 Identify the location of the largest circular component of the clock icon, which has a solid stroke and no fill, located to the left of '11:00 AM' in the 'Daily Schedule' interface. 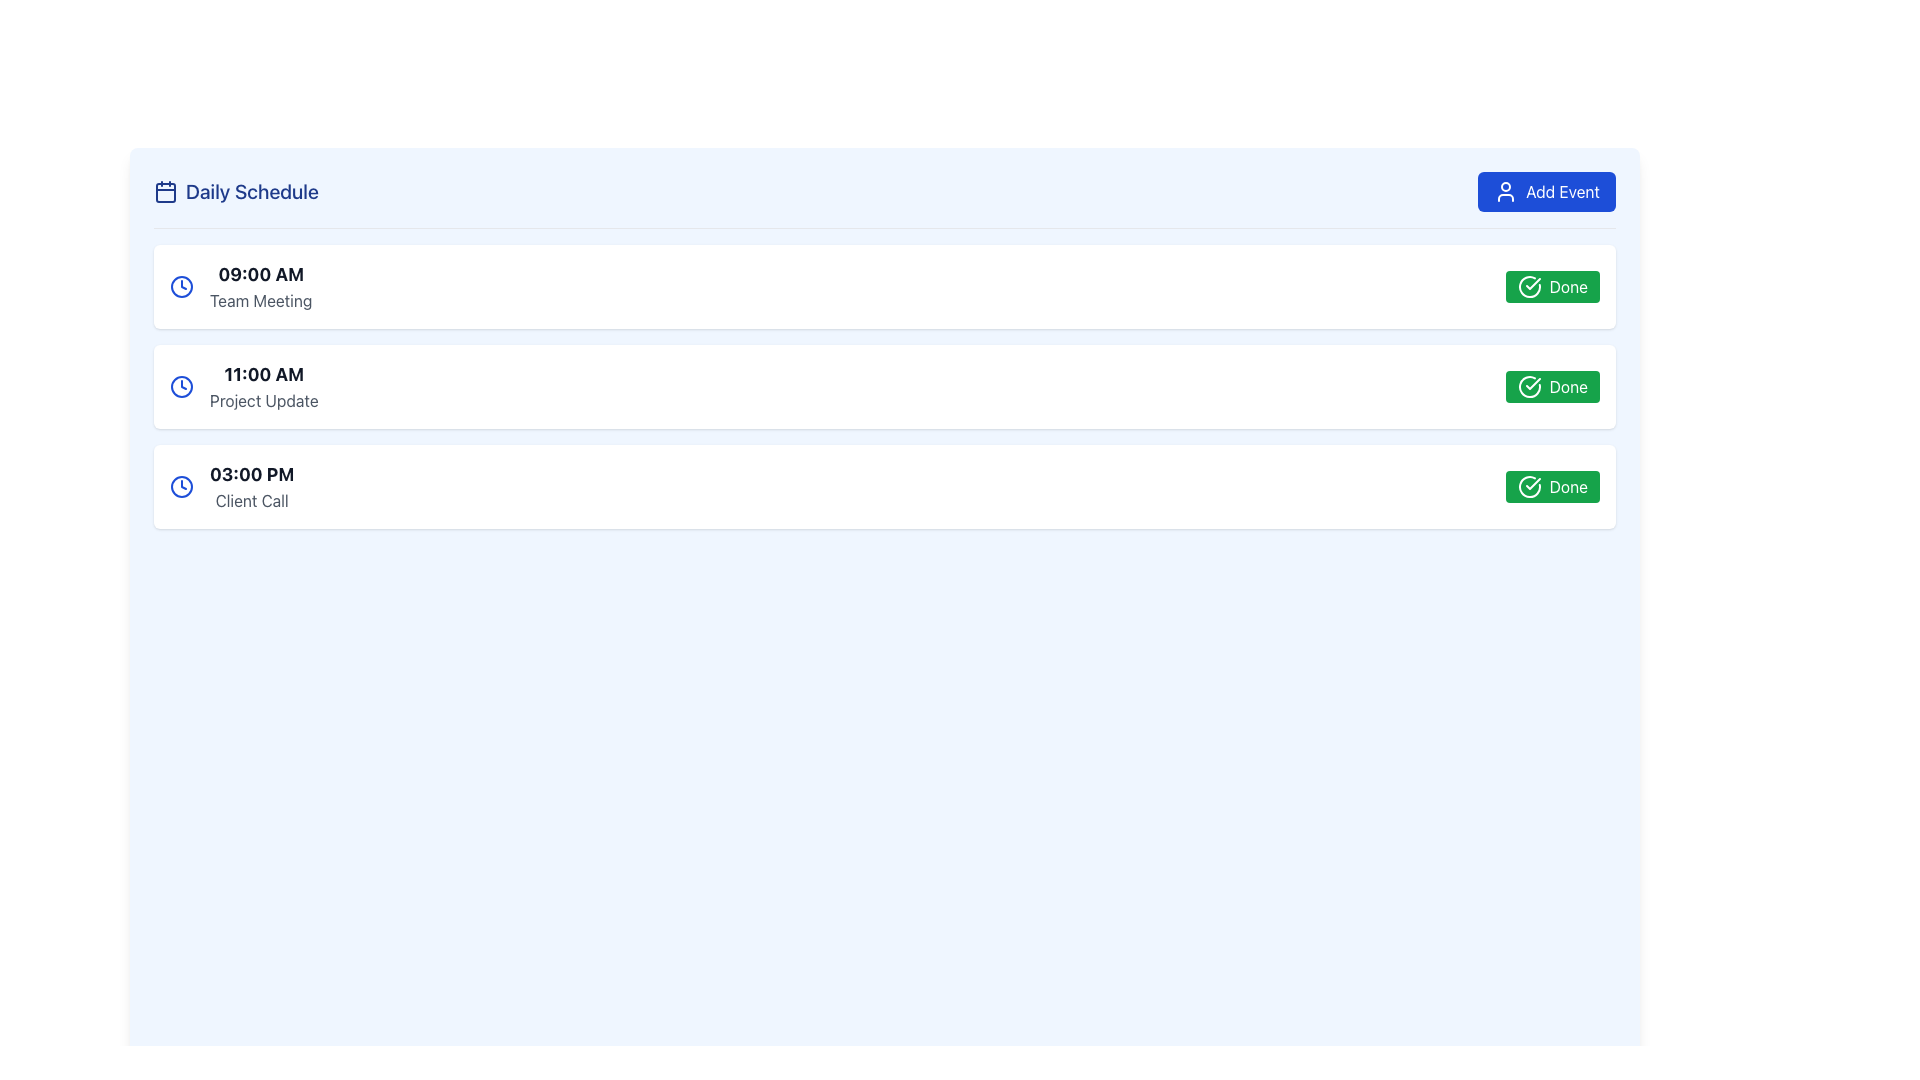
(182, 386).